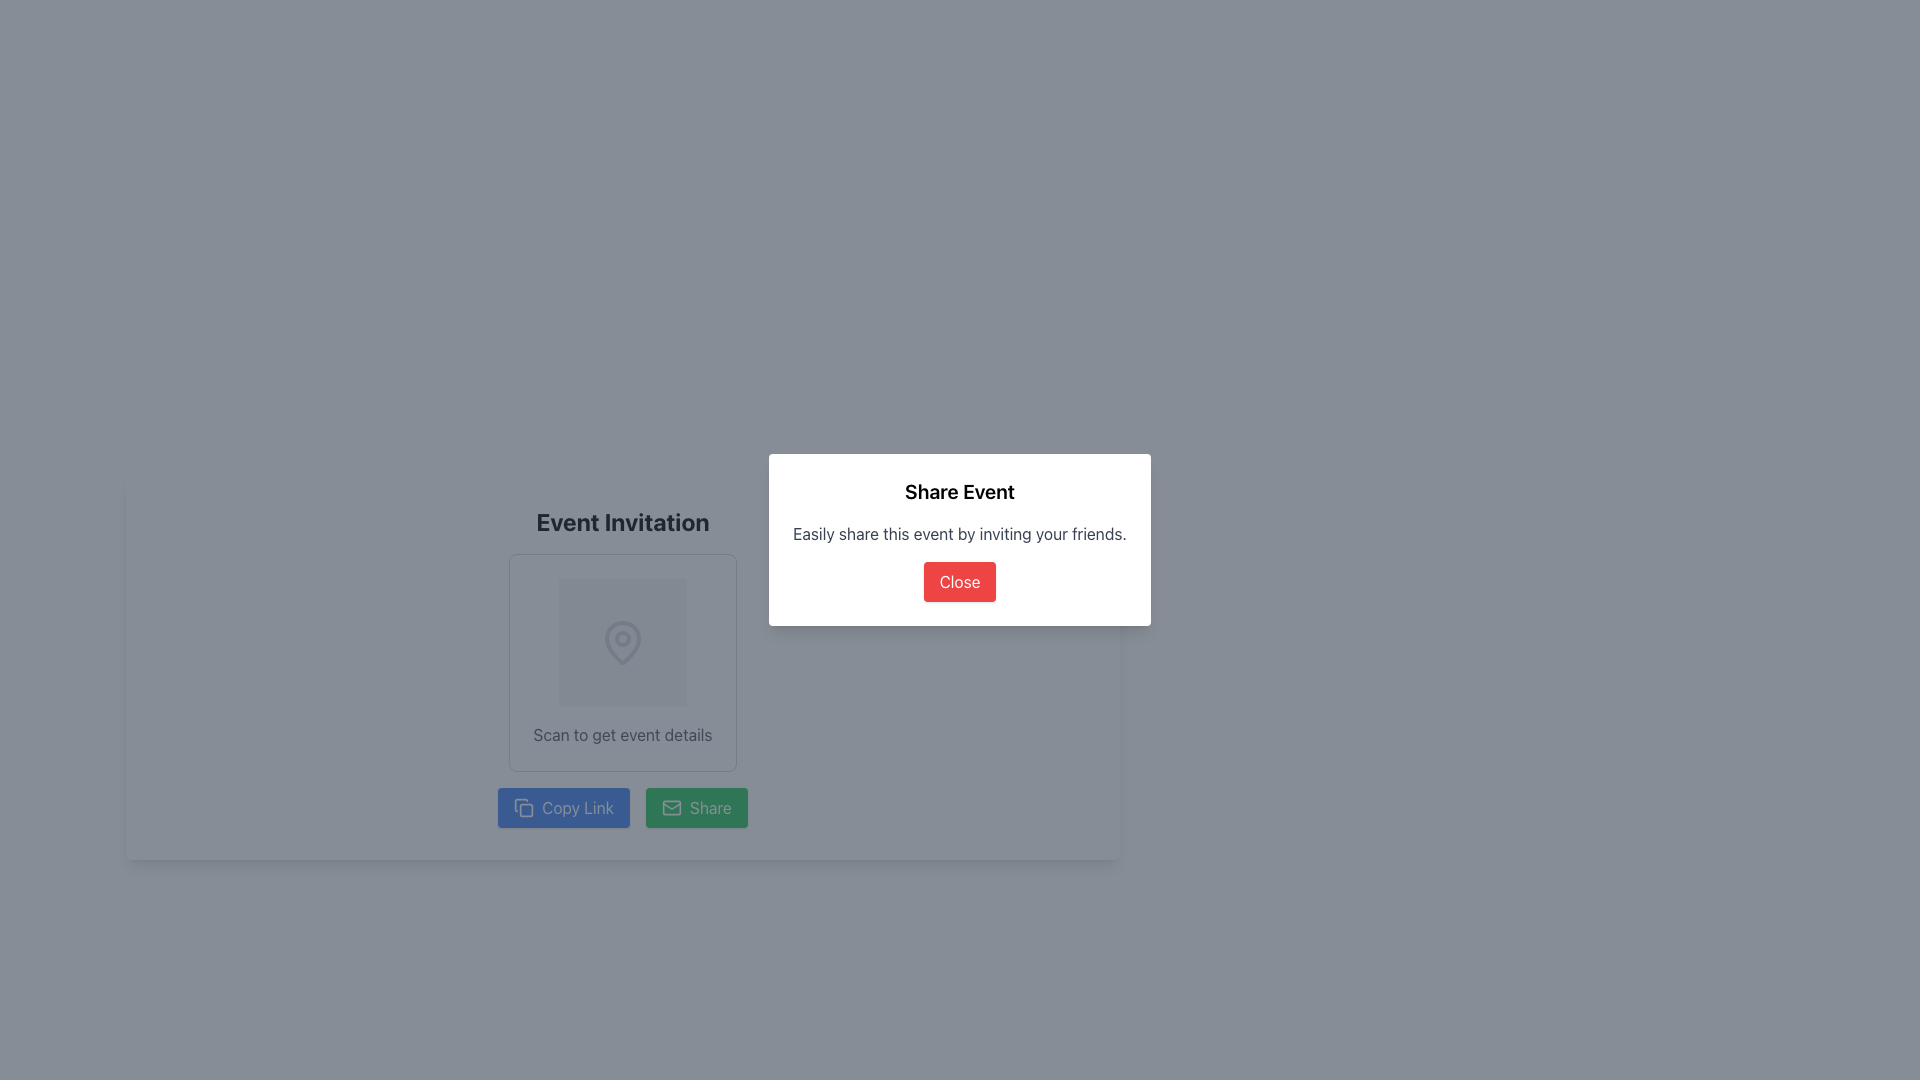  What do you see at coordinates (672, 806) in the screenshot?
I see `the envelope icon located within the green 'Share' button in the lower-left area of the interface` at bounding box center [672, 806].